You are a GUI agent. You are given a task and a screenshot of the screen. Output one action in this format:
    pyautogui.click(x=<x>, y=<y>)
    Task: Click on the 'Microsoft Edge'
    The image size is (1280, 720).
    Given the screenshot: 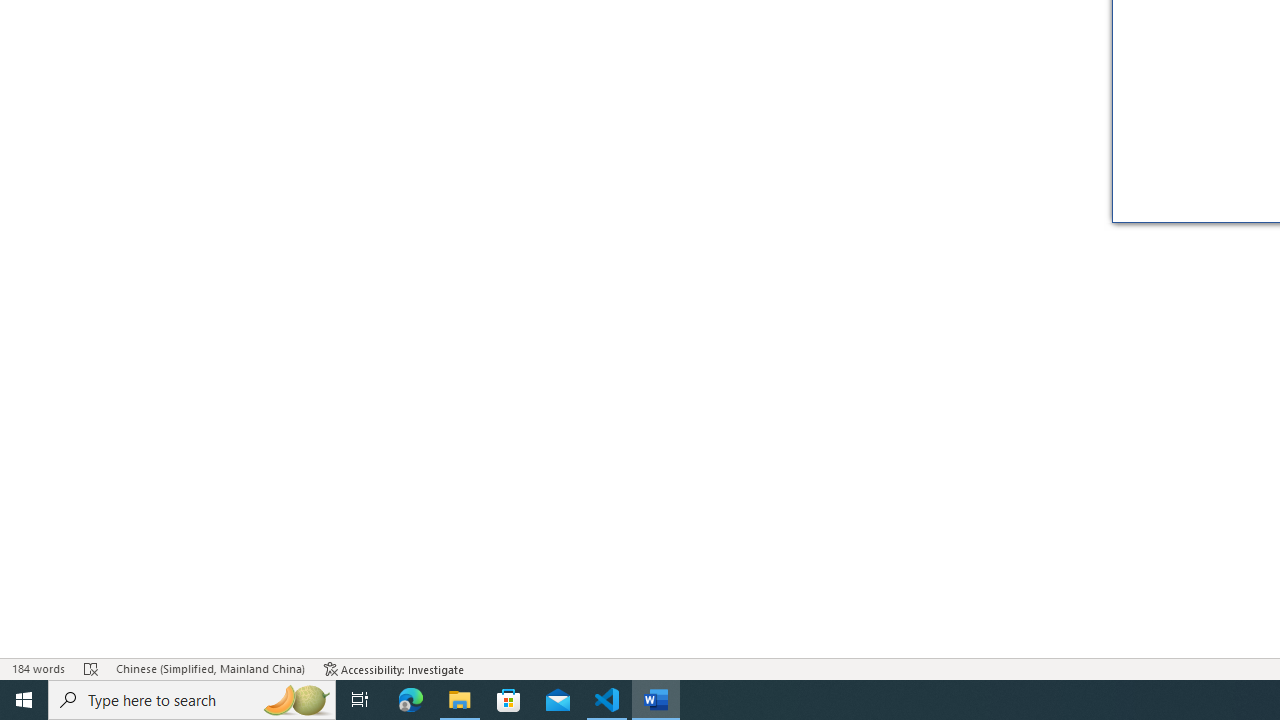 What is the action you would take?
    pyautogui.click(x=410, y=698)
    